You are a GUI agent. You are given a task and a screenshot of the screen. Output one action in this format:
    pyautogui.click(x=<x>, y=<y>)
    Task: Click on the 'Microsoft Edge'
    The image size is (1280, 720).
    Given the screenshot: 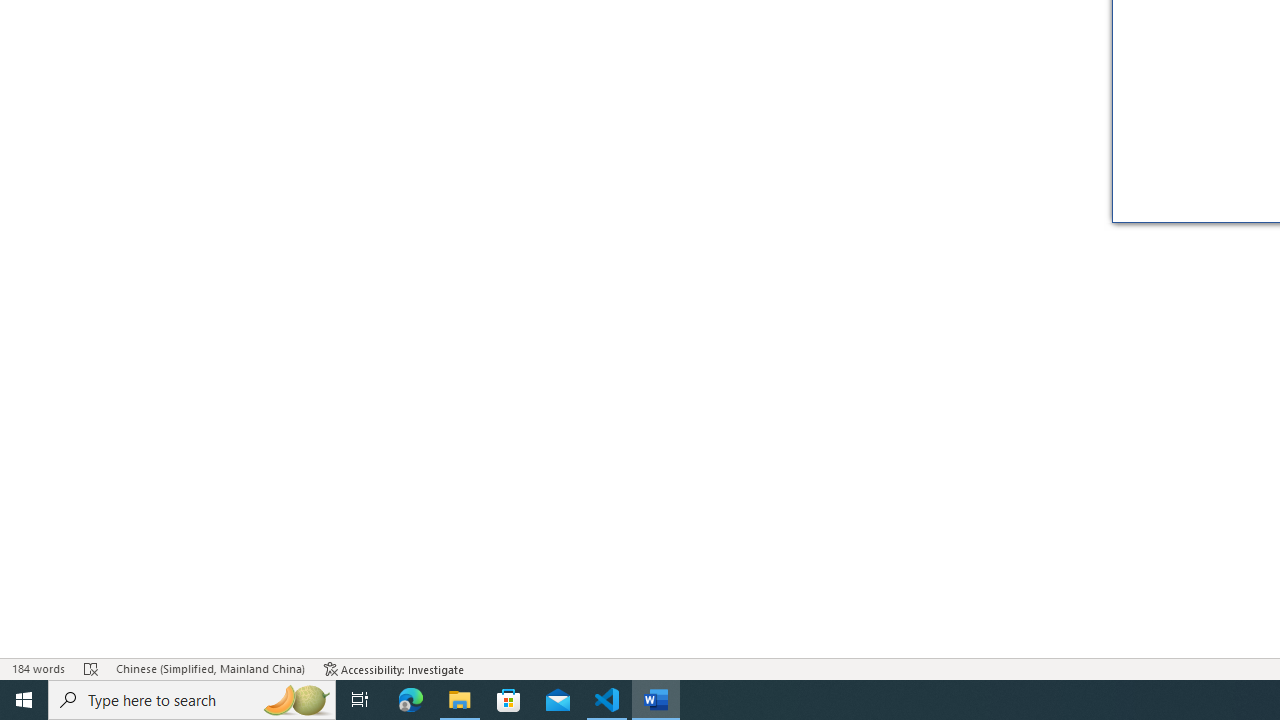 What is the action you would take?
    pyautogui.click(x=410, y=698)
    